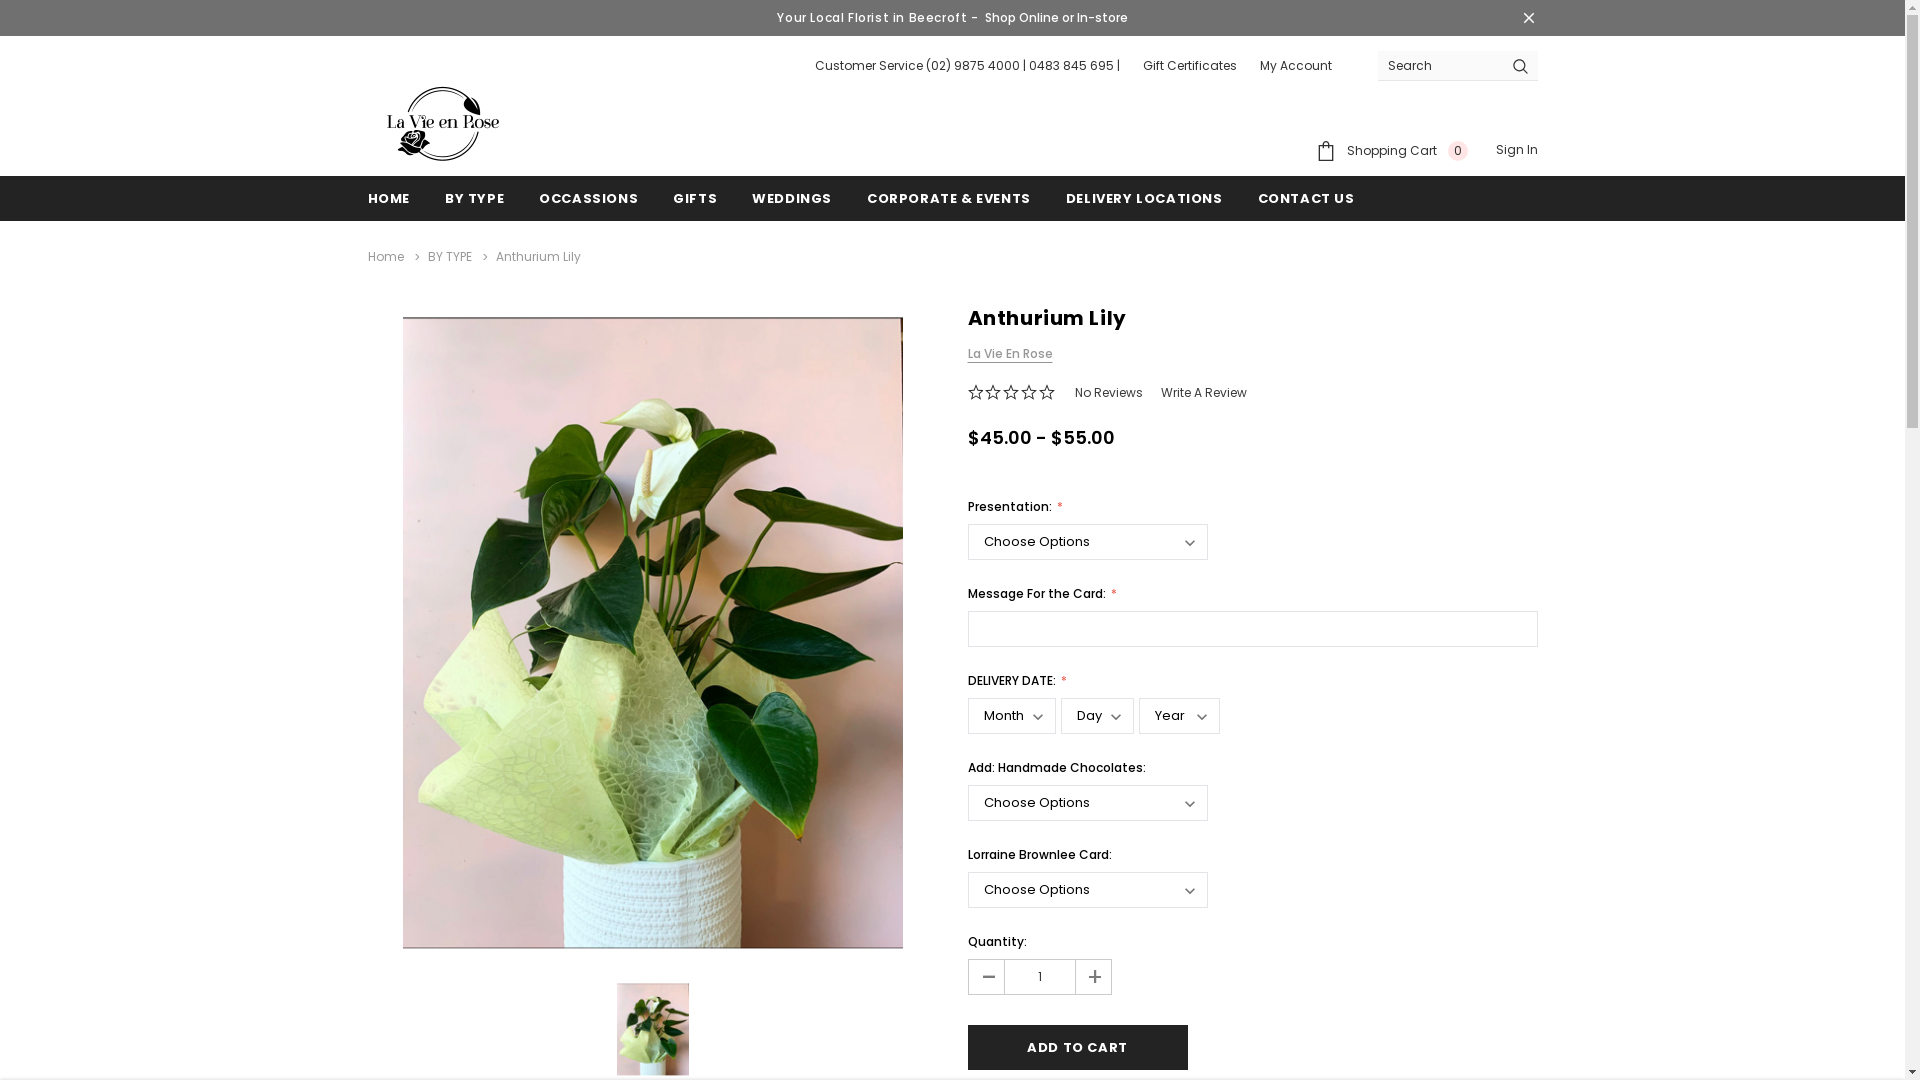 The image size is (1920, 1080). What do you see at coordinates (473, 198) in the screenshot?
I see `'BY TYPE'` at bounding box center [473, 198].